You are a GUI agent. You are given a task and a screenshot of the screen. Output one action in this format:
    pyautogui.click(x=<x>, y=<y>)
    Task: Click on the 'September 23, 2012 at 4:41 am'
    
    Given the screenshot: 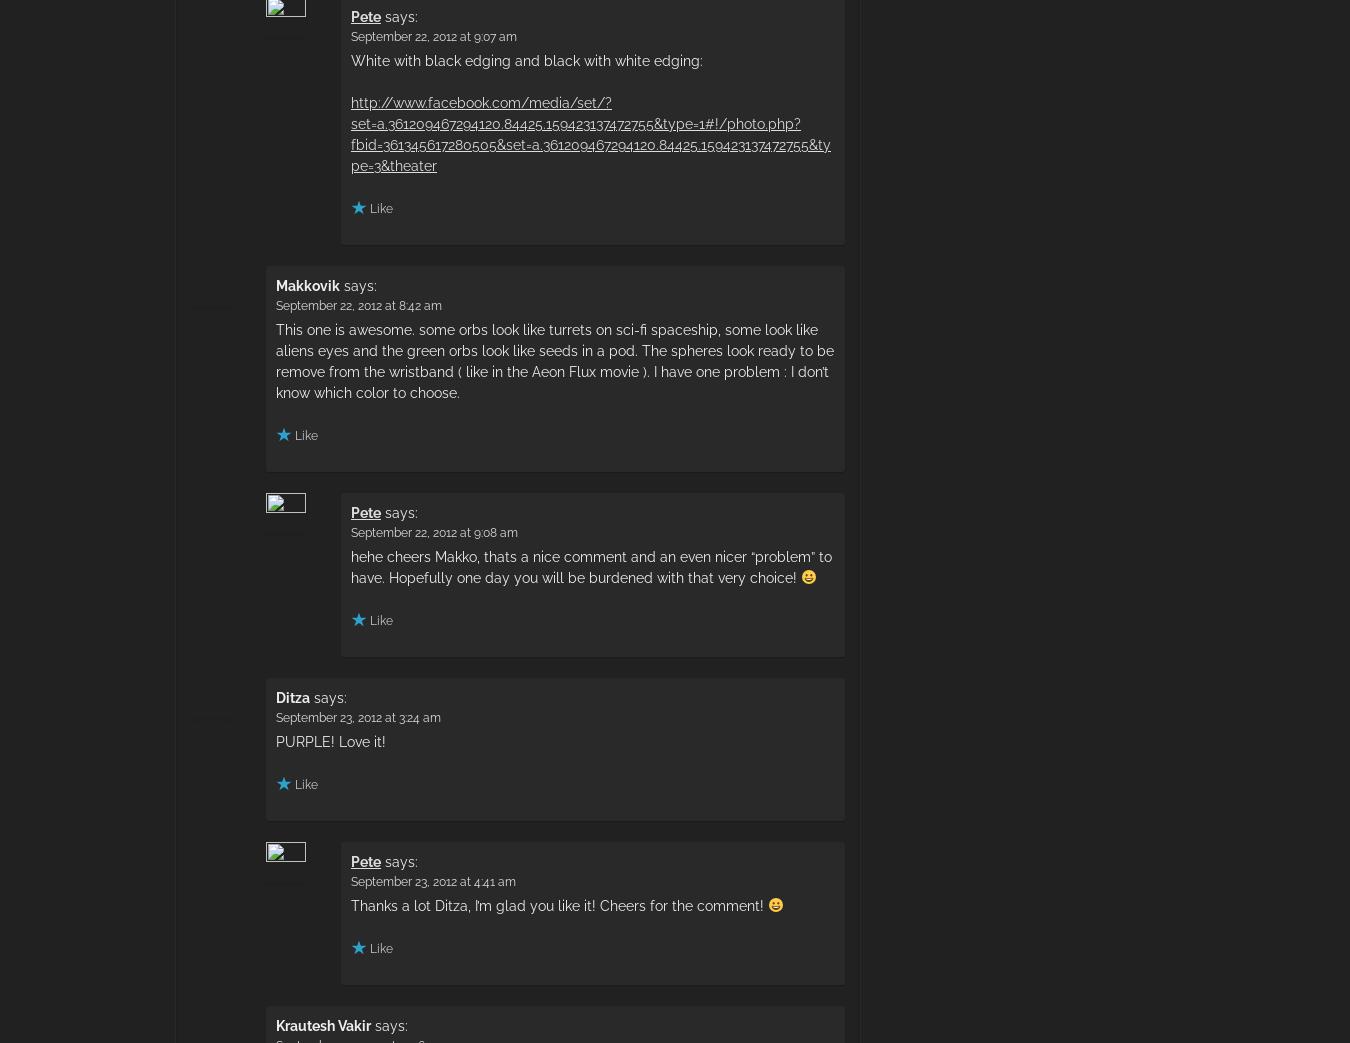 What is the action you would take?
    pyautogui.click(x=433, y=881)
    